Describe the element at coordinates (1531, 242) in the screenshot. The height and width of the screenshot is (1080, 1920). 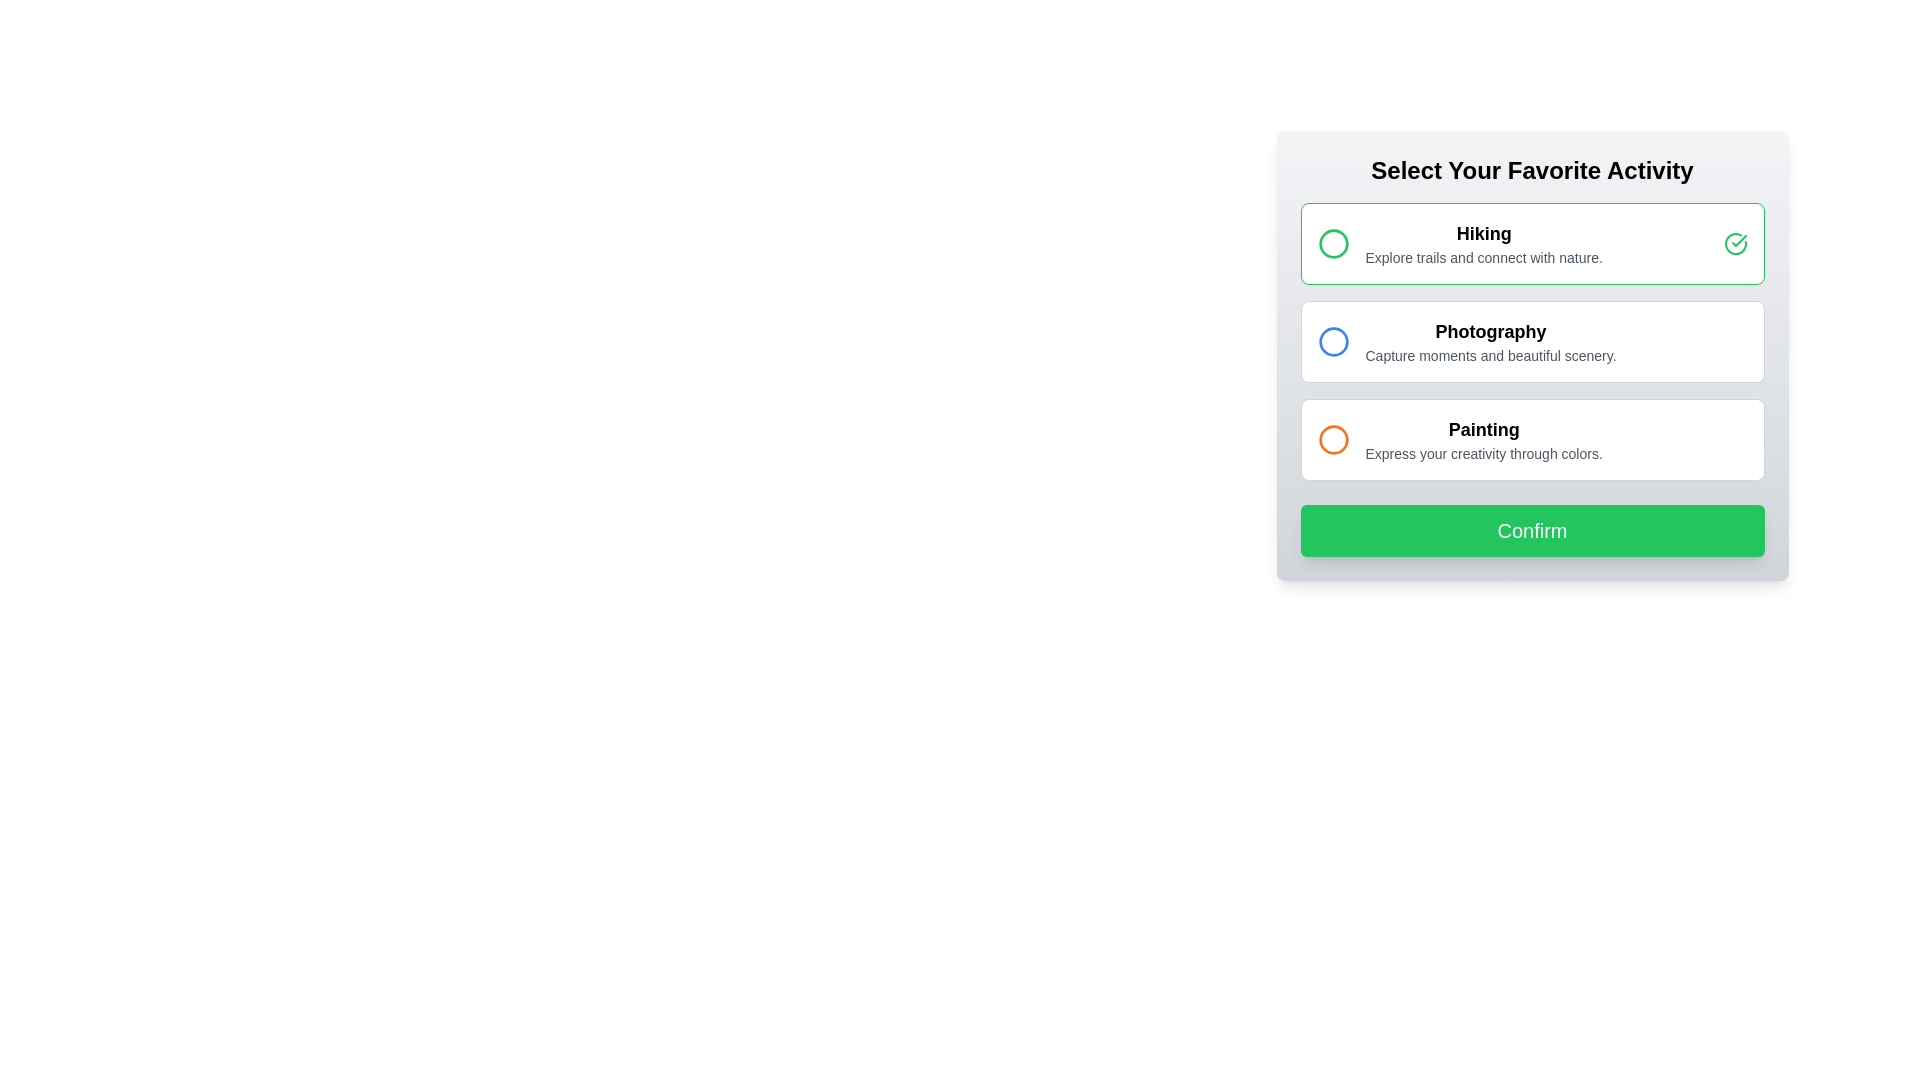
I see `the 'Hiking' radio button option` at that location.